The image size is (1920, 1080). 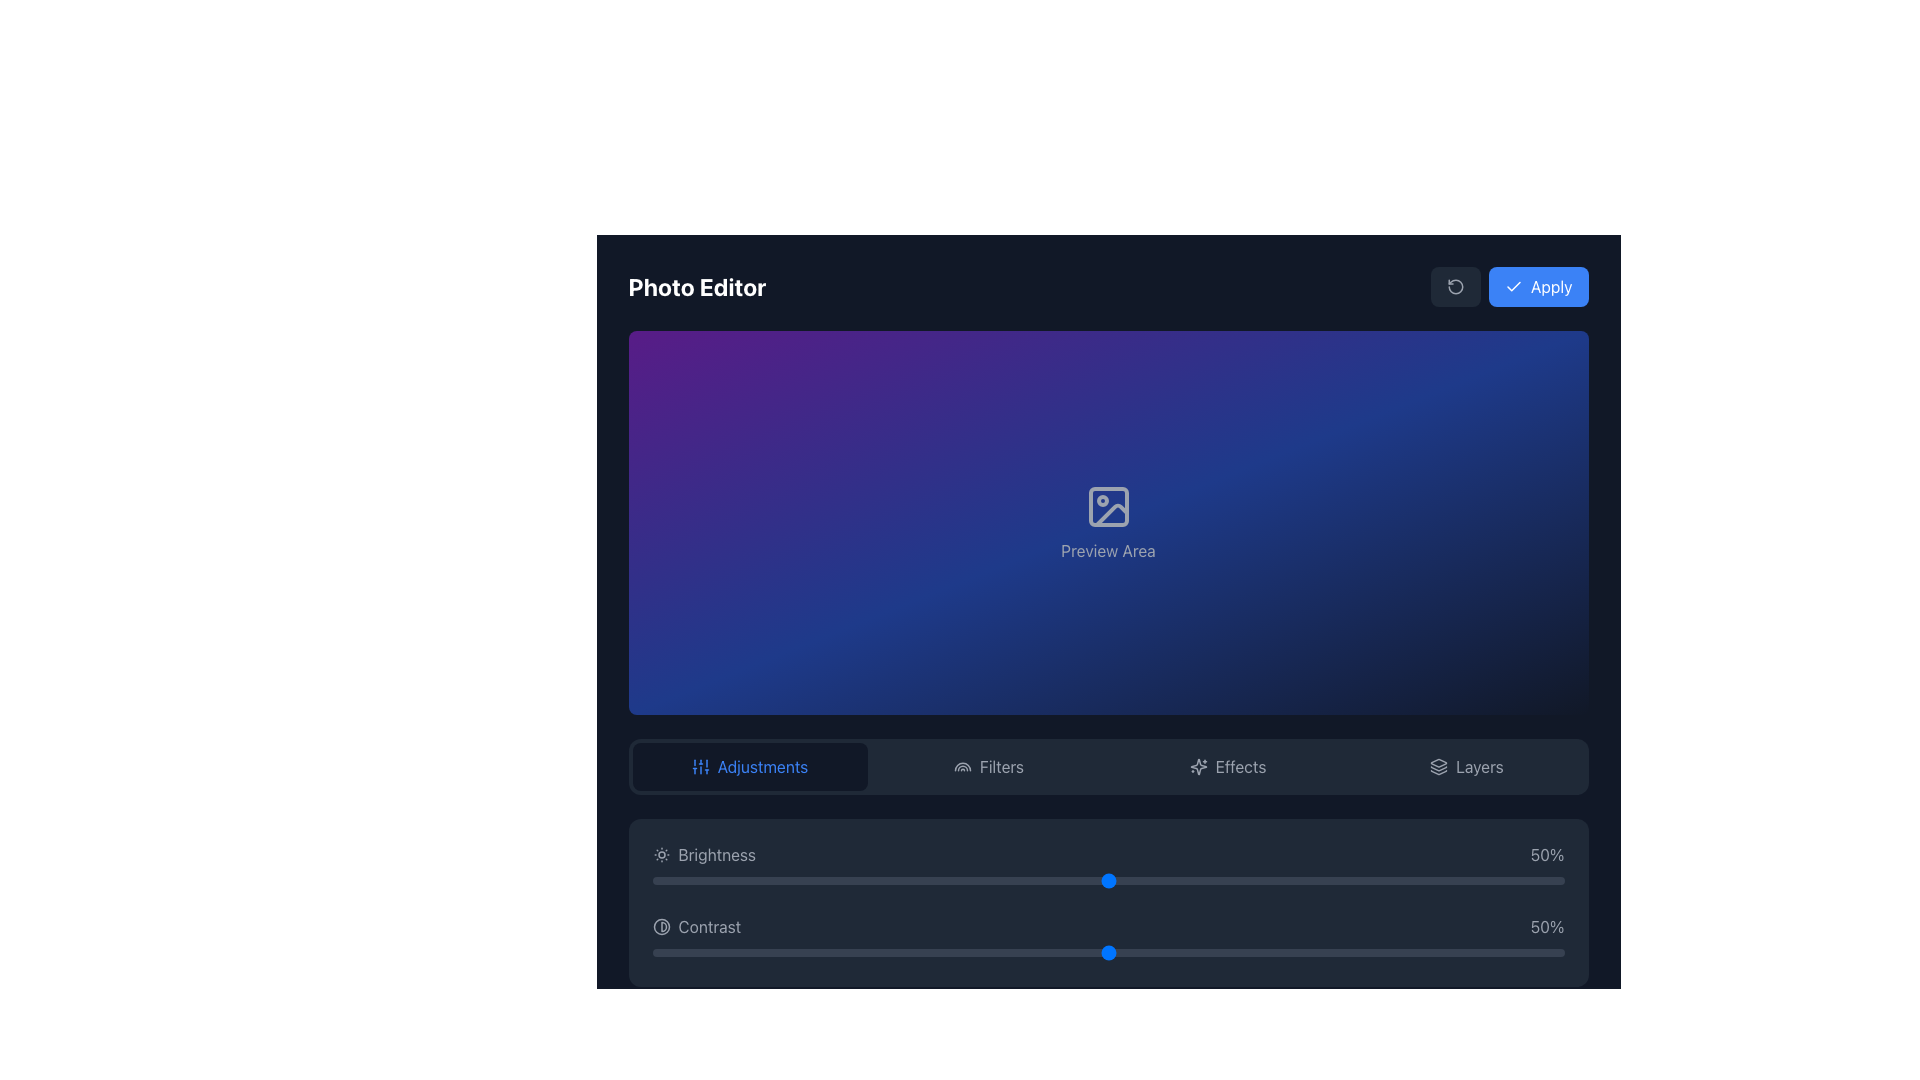 I want to click on the slider value, so click(x=707, y=879).